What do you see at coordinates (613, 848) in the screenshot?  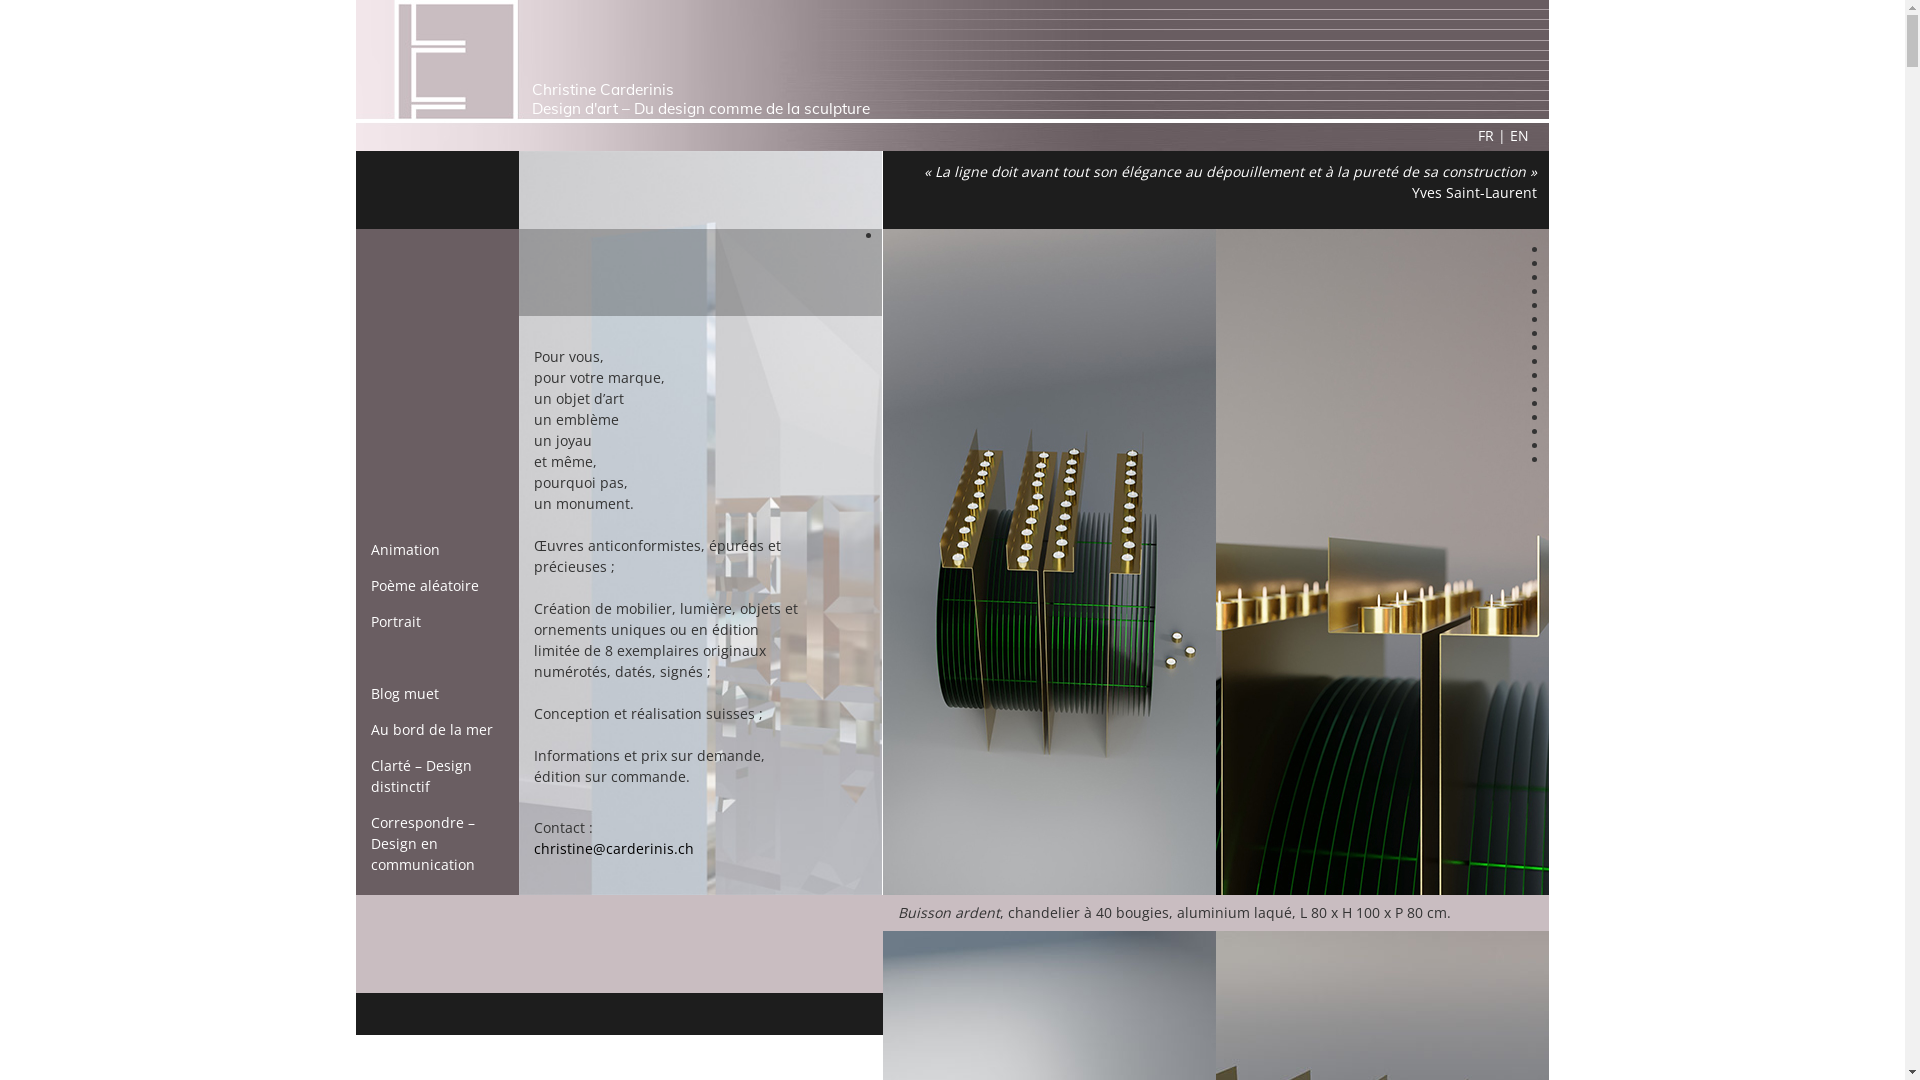 I see `'christine@carderinis.ch'` at bounding box center [613, 848].